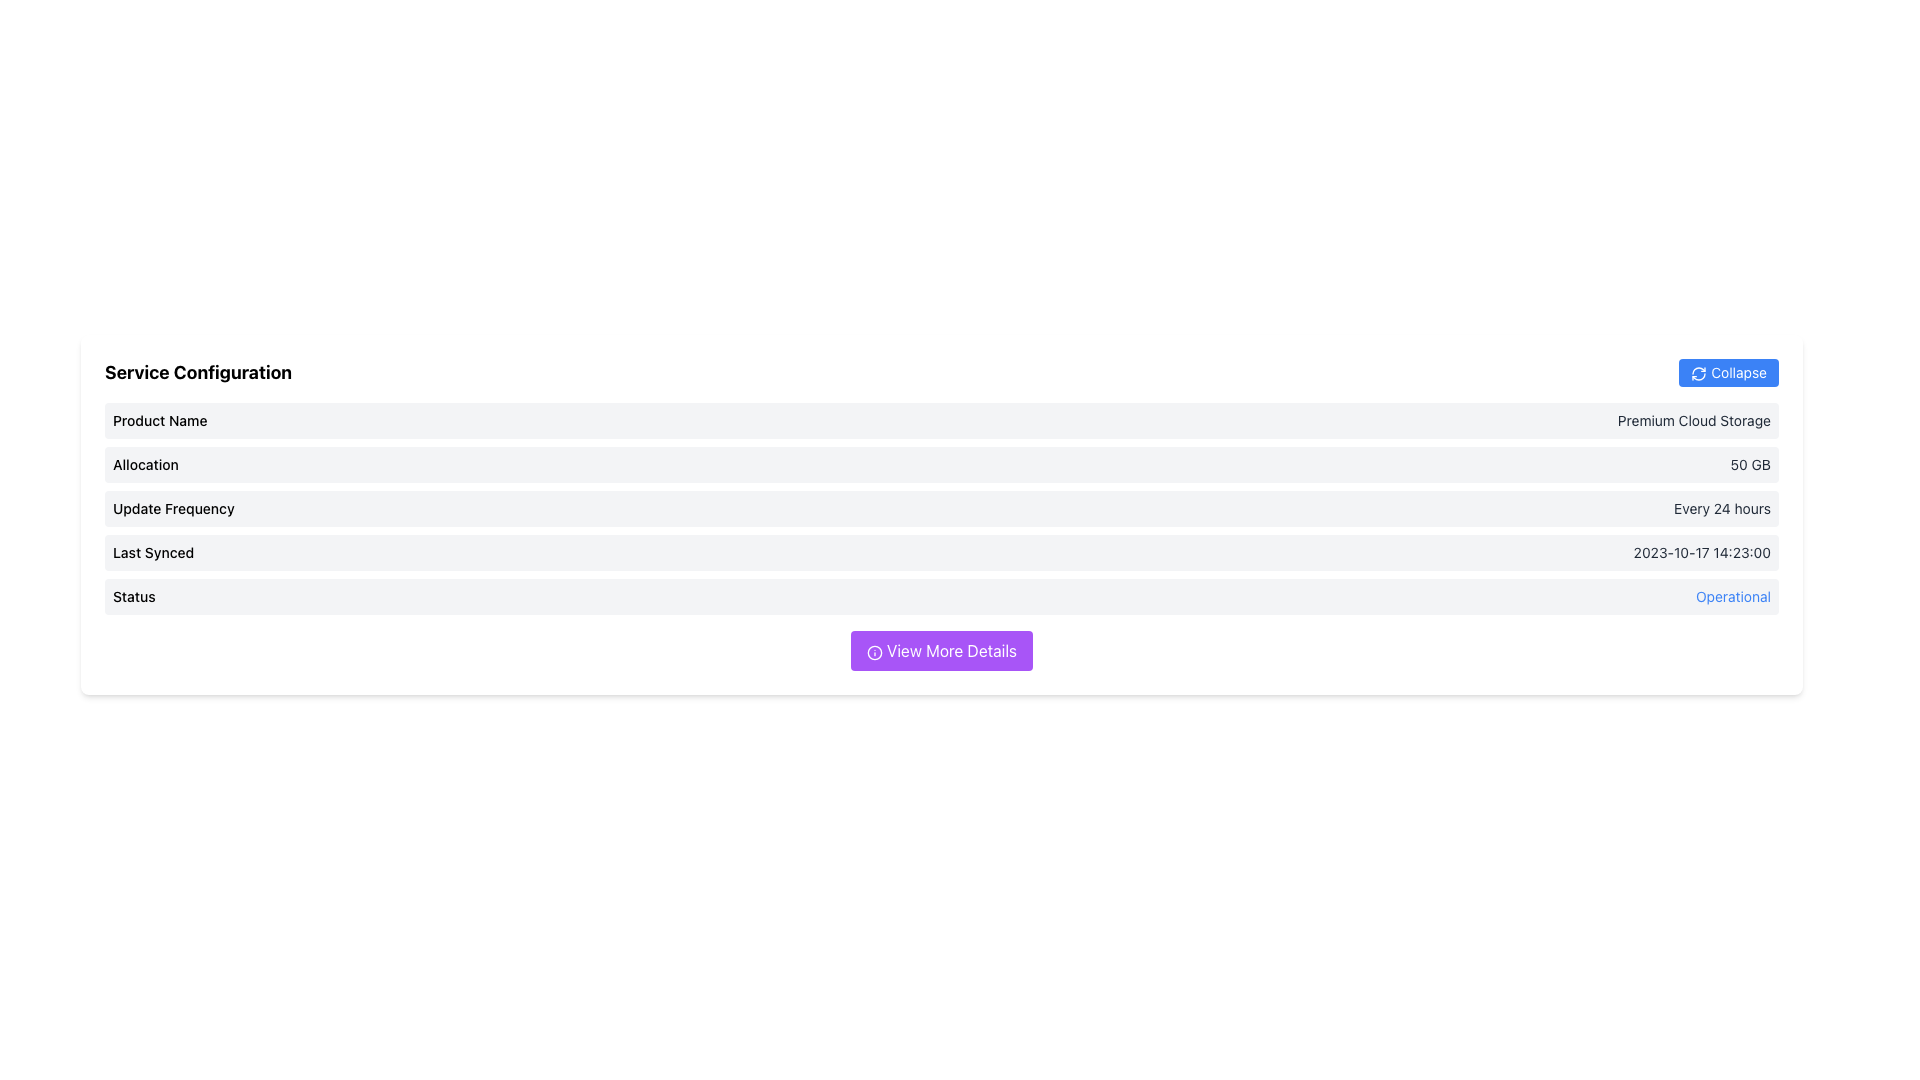 The height and width of the screenshot is (1080, 1920). What do you see at coordinates (1698, 374) in the screenshot?
I see `the circular refresh icon, which is located within the blue rectangular button labeled 'Collapse' in the top-right corner of the card layout` at bounding box center [1698, 374].